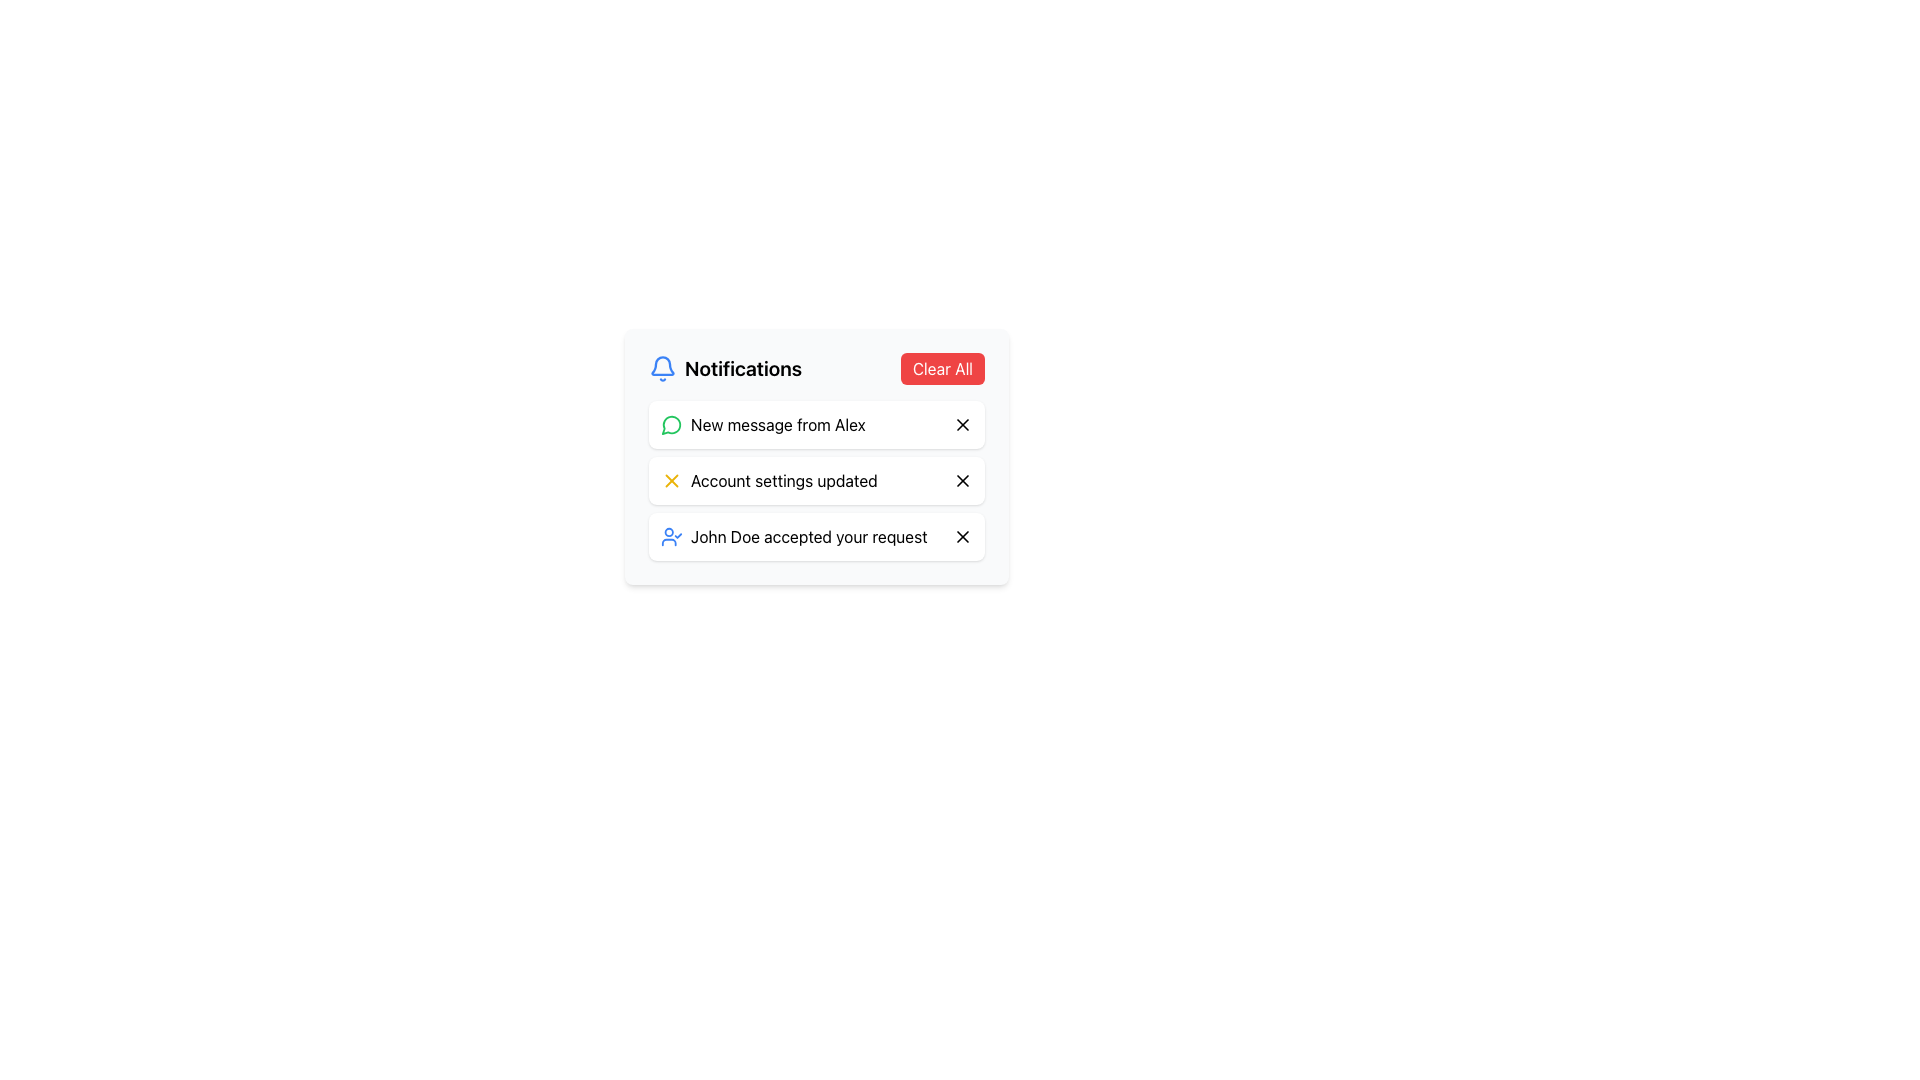  I want to click on the bright blue bell icon located to the left of the 'Notifications' text in the top-left corner of the notification panel, so click(662, 369).